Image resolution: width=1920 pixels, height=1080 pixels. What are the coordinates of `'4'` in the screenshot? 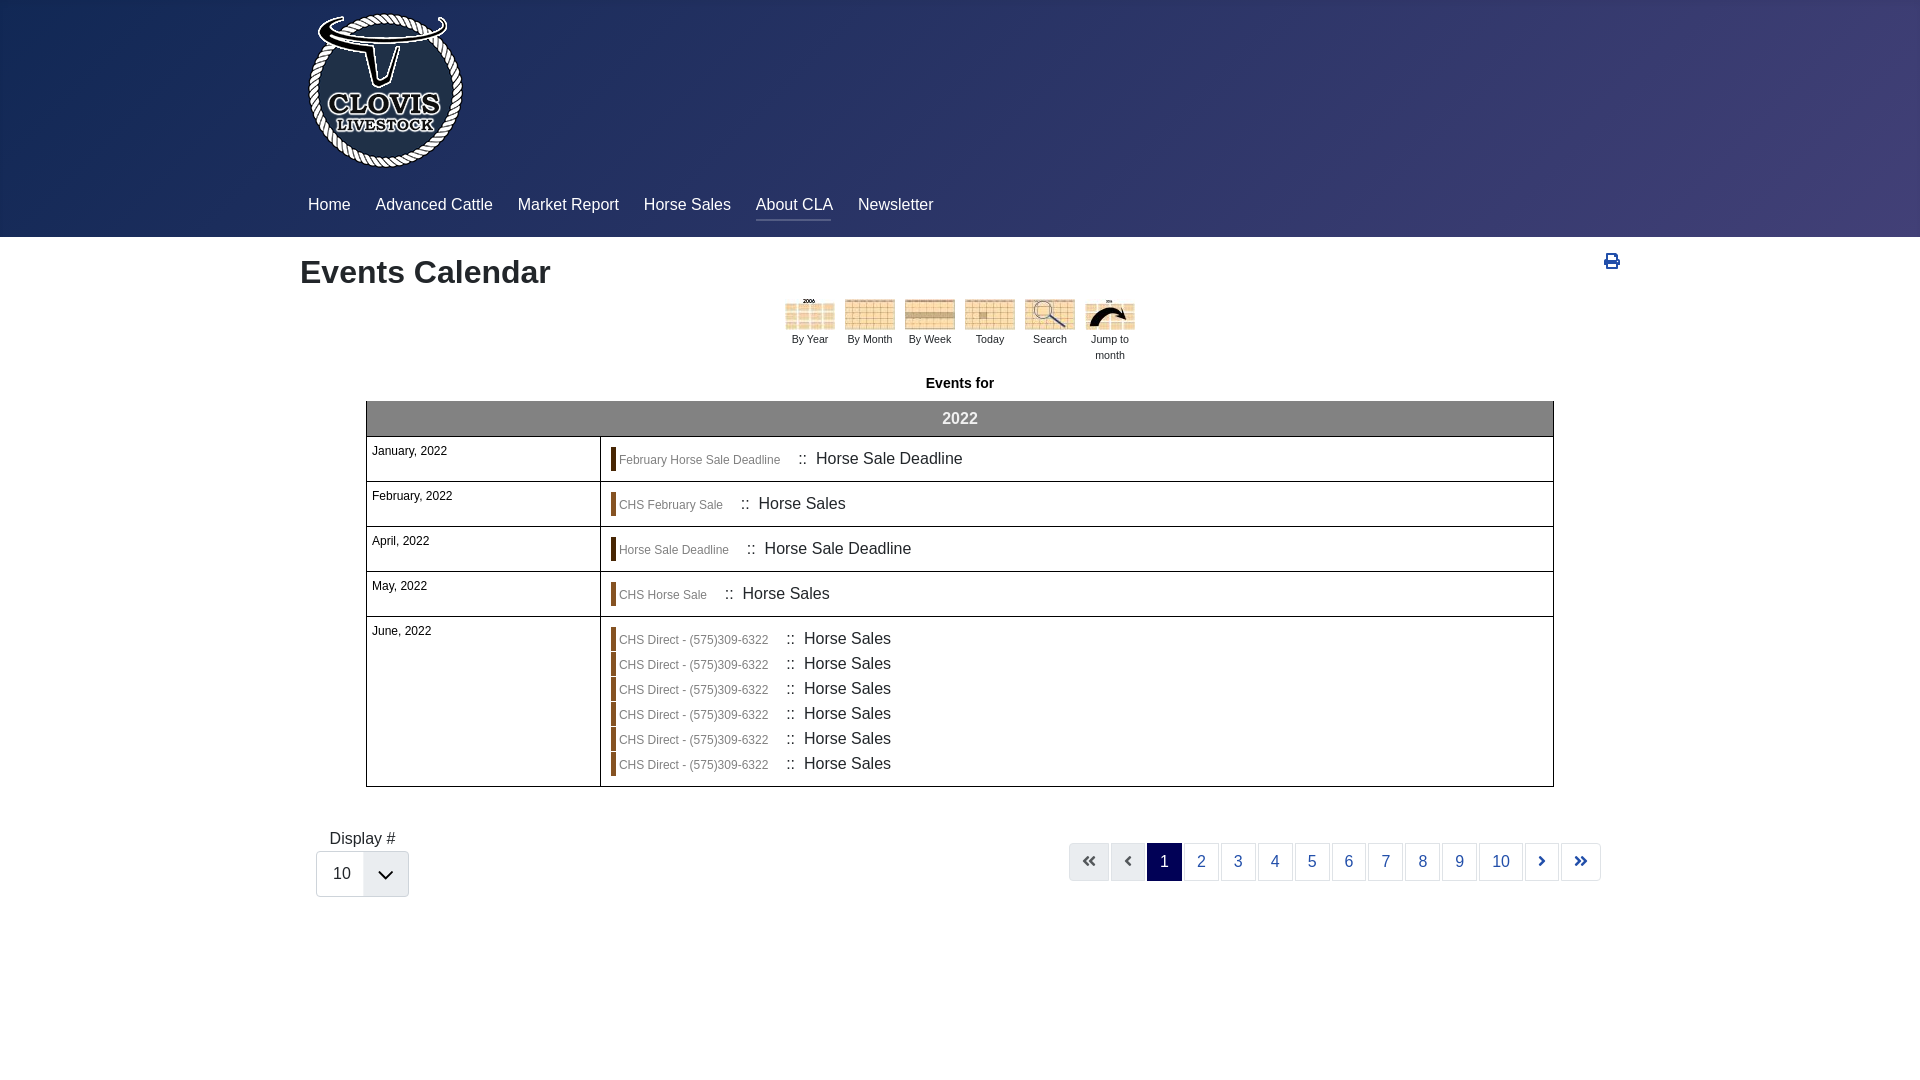 It's located at (1274, 860).